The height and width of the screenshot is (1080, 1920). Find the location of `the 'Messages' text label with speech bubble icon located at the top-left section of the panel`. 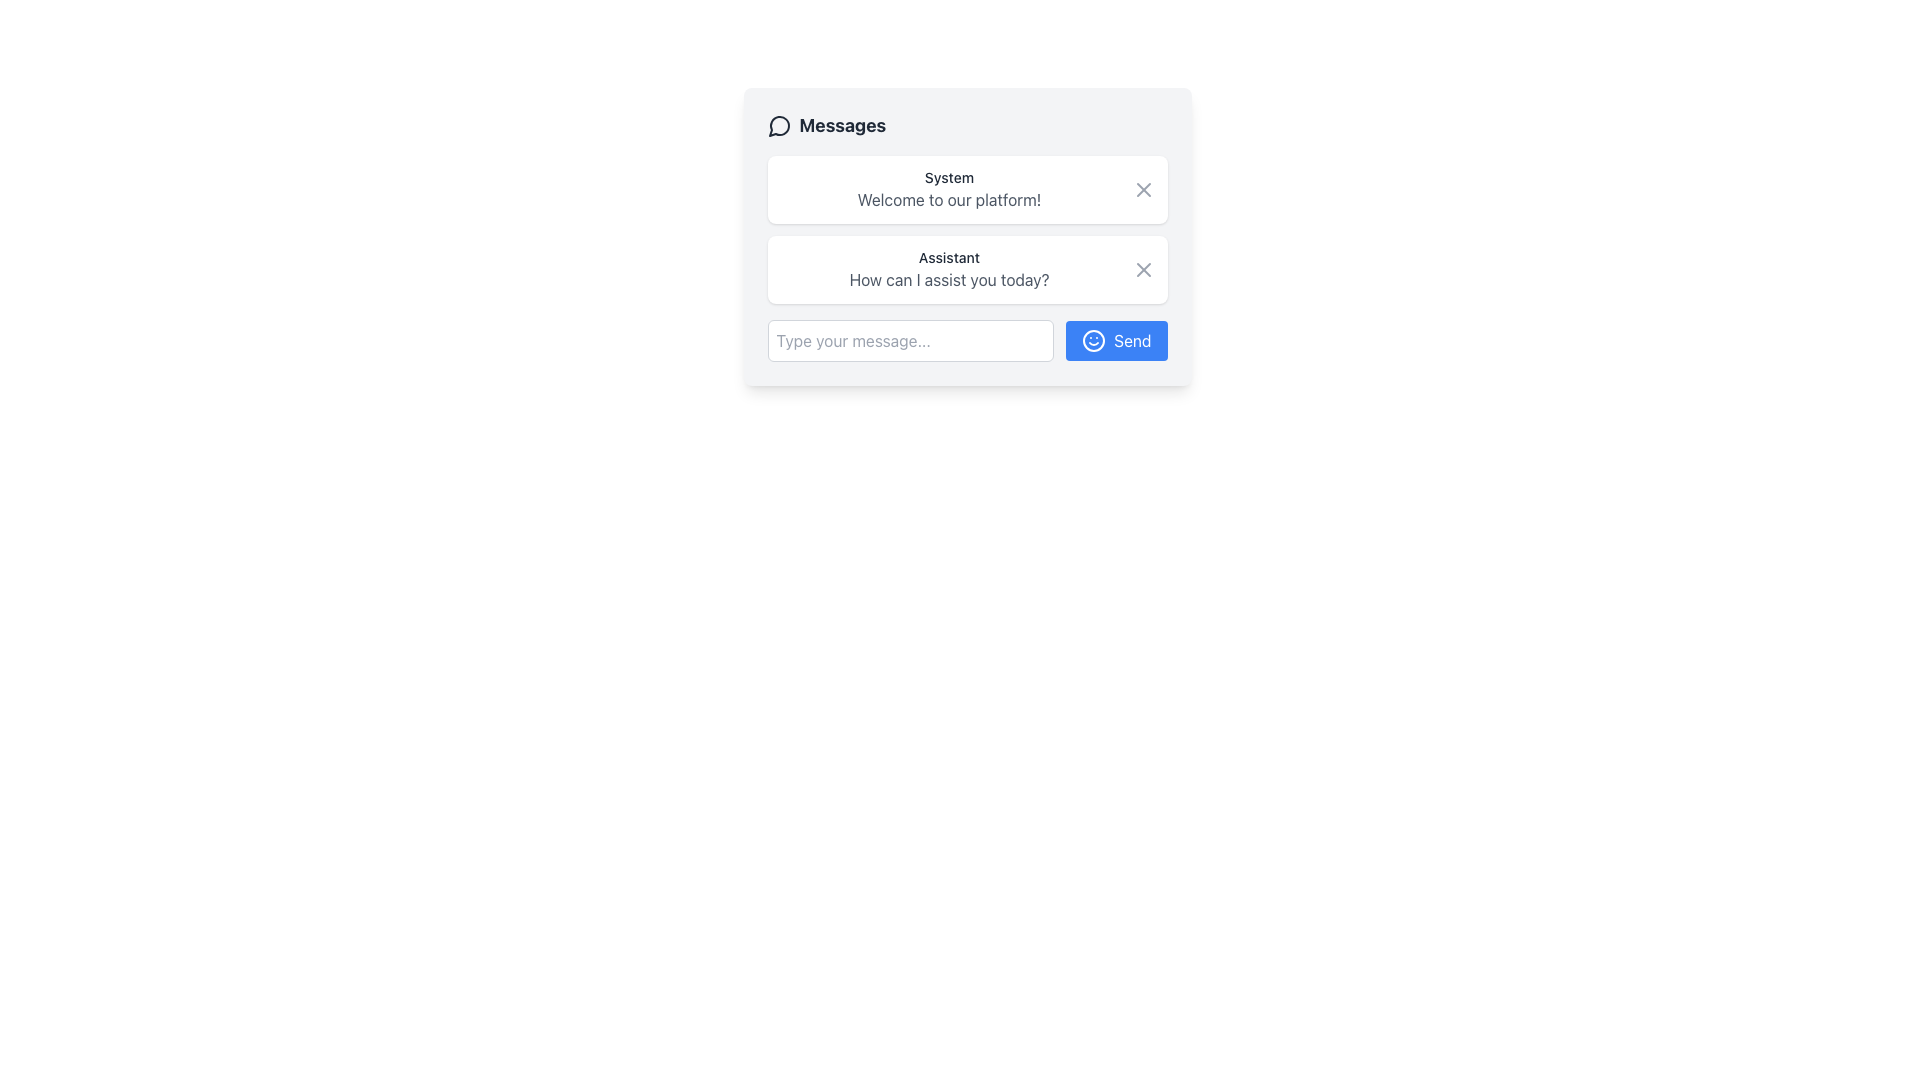

the 'Messages' text label with speech bubble icon located at the top-left section of the panel is located at coordinates (826, 126).